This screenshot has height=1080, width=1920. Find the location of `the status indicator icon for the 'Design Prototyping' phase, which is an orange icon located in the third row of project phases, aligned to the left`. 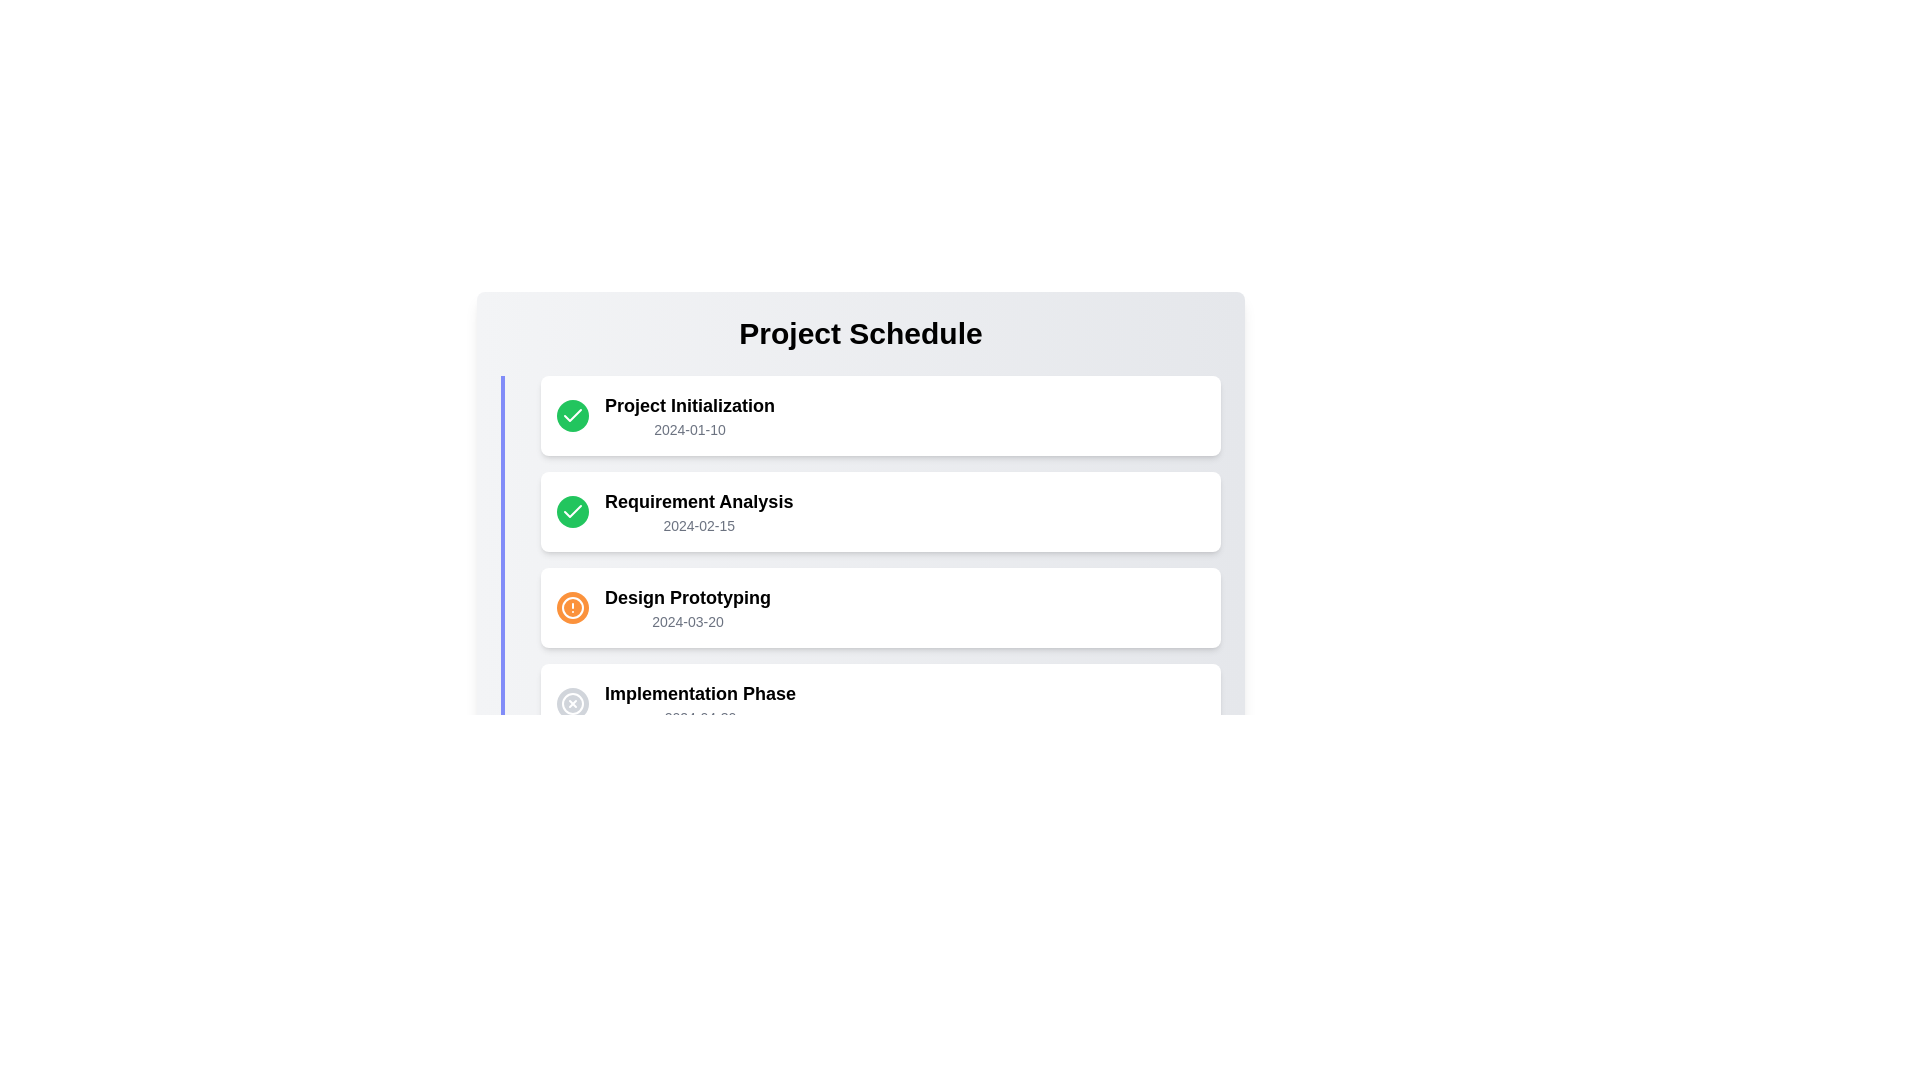

the status indicator icon for the 'Design Prototyping' phase, which is an orange icon located in the third row of project phases, aligned to the left is located at coordinates (571, 607).